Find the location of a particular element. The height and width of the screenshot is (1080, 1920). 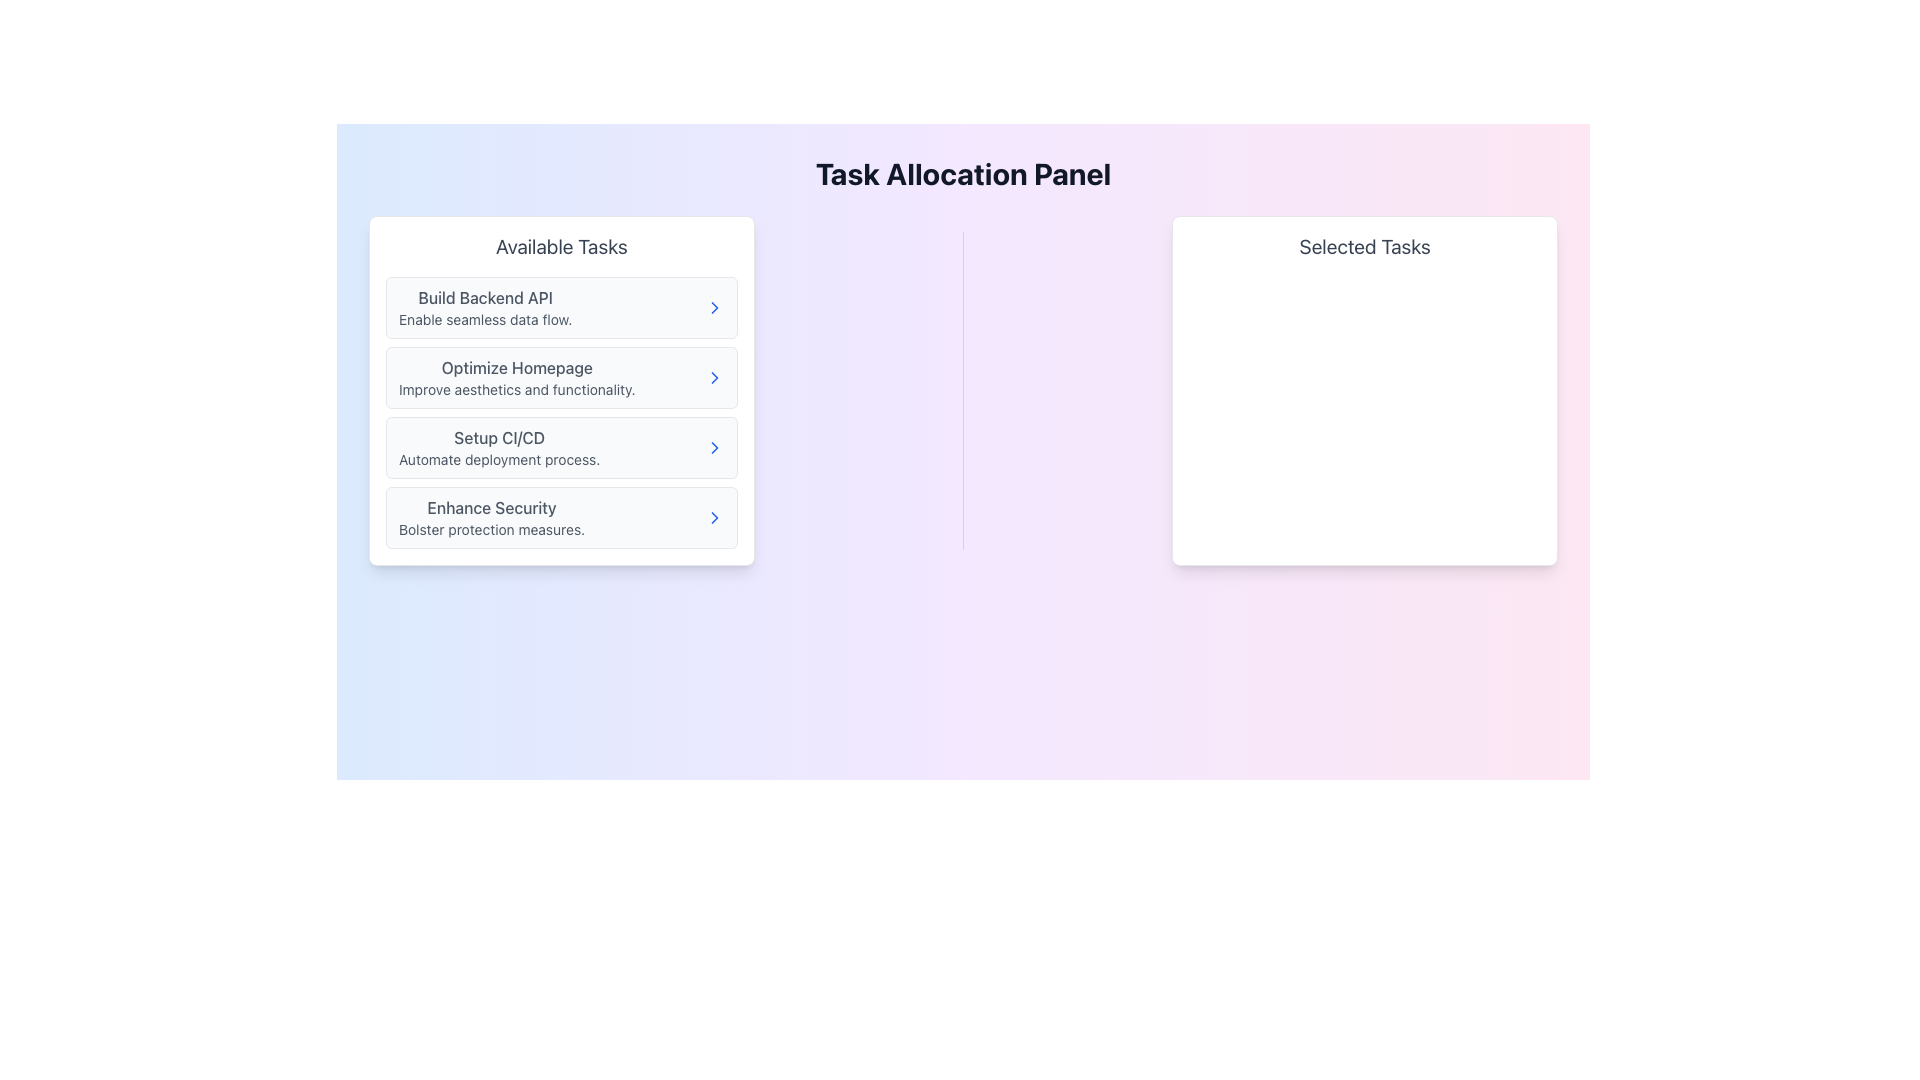

the rightward chevron icon located at the far right of the 'Optimize Homepage' list item in the 'Available Tasks' section is located at coordinates (714, 378).